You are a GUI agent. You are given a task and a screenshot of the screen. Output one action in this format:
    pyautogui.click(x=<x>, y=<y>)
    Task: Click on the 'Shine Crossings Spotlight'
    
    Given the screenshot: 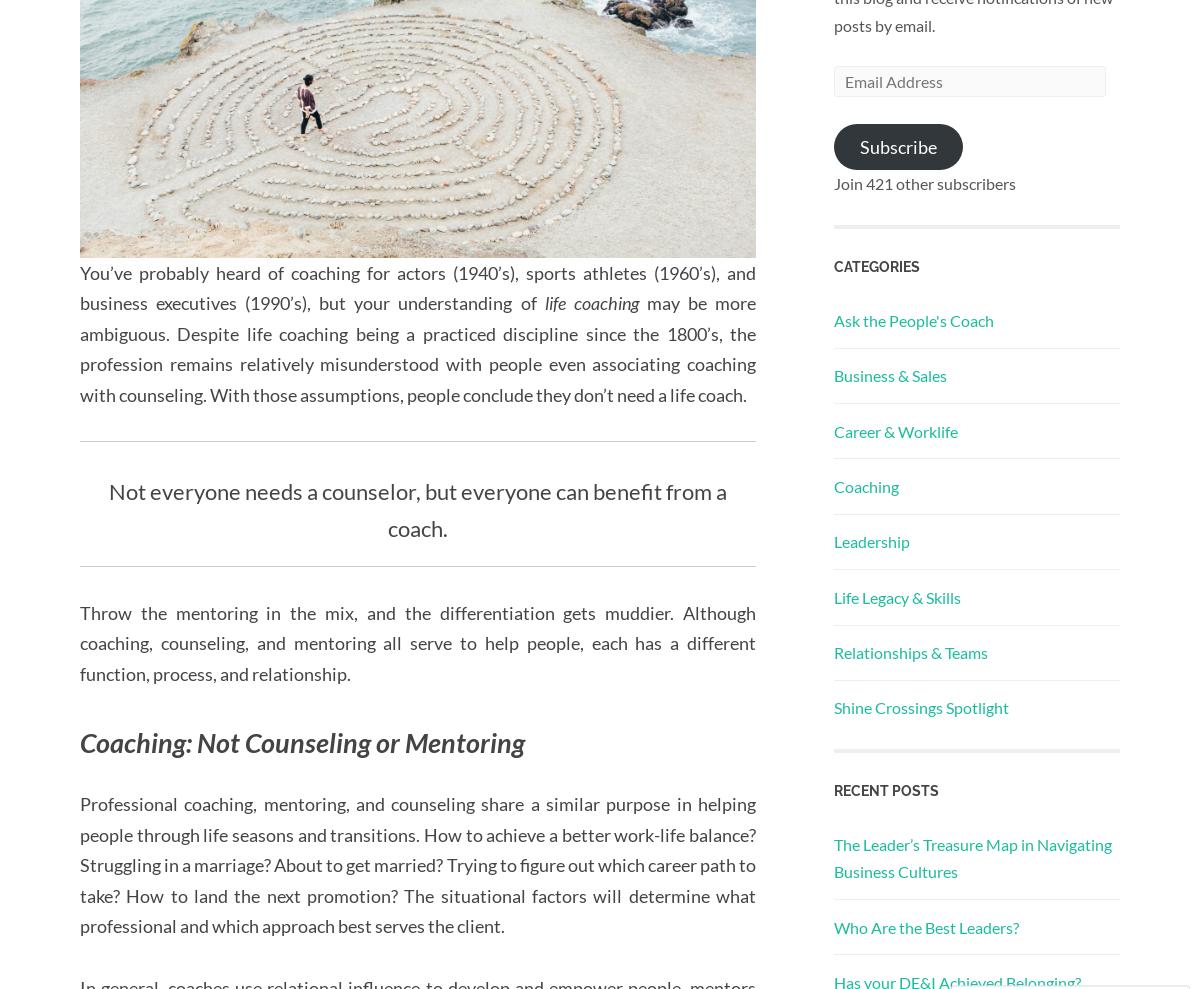 What is the action you would take?
    pyautogui.click(x=921, y=706)
    